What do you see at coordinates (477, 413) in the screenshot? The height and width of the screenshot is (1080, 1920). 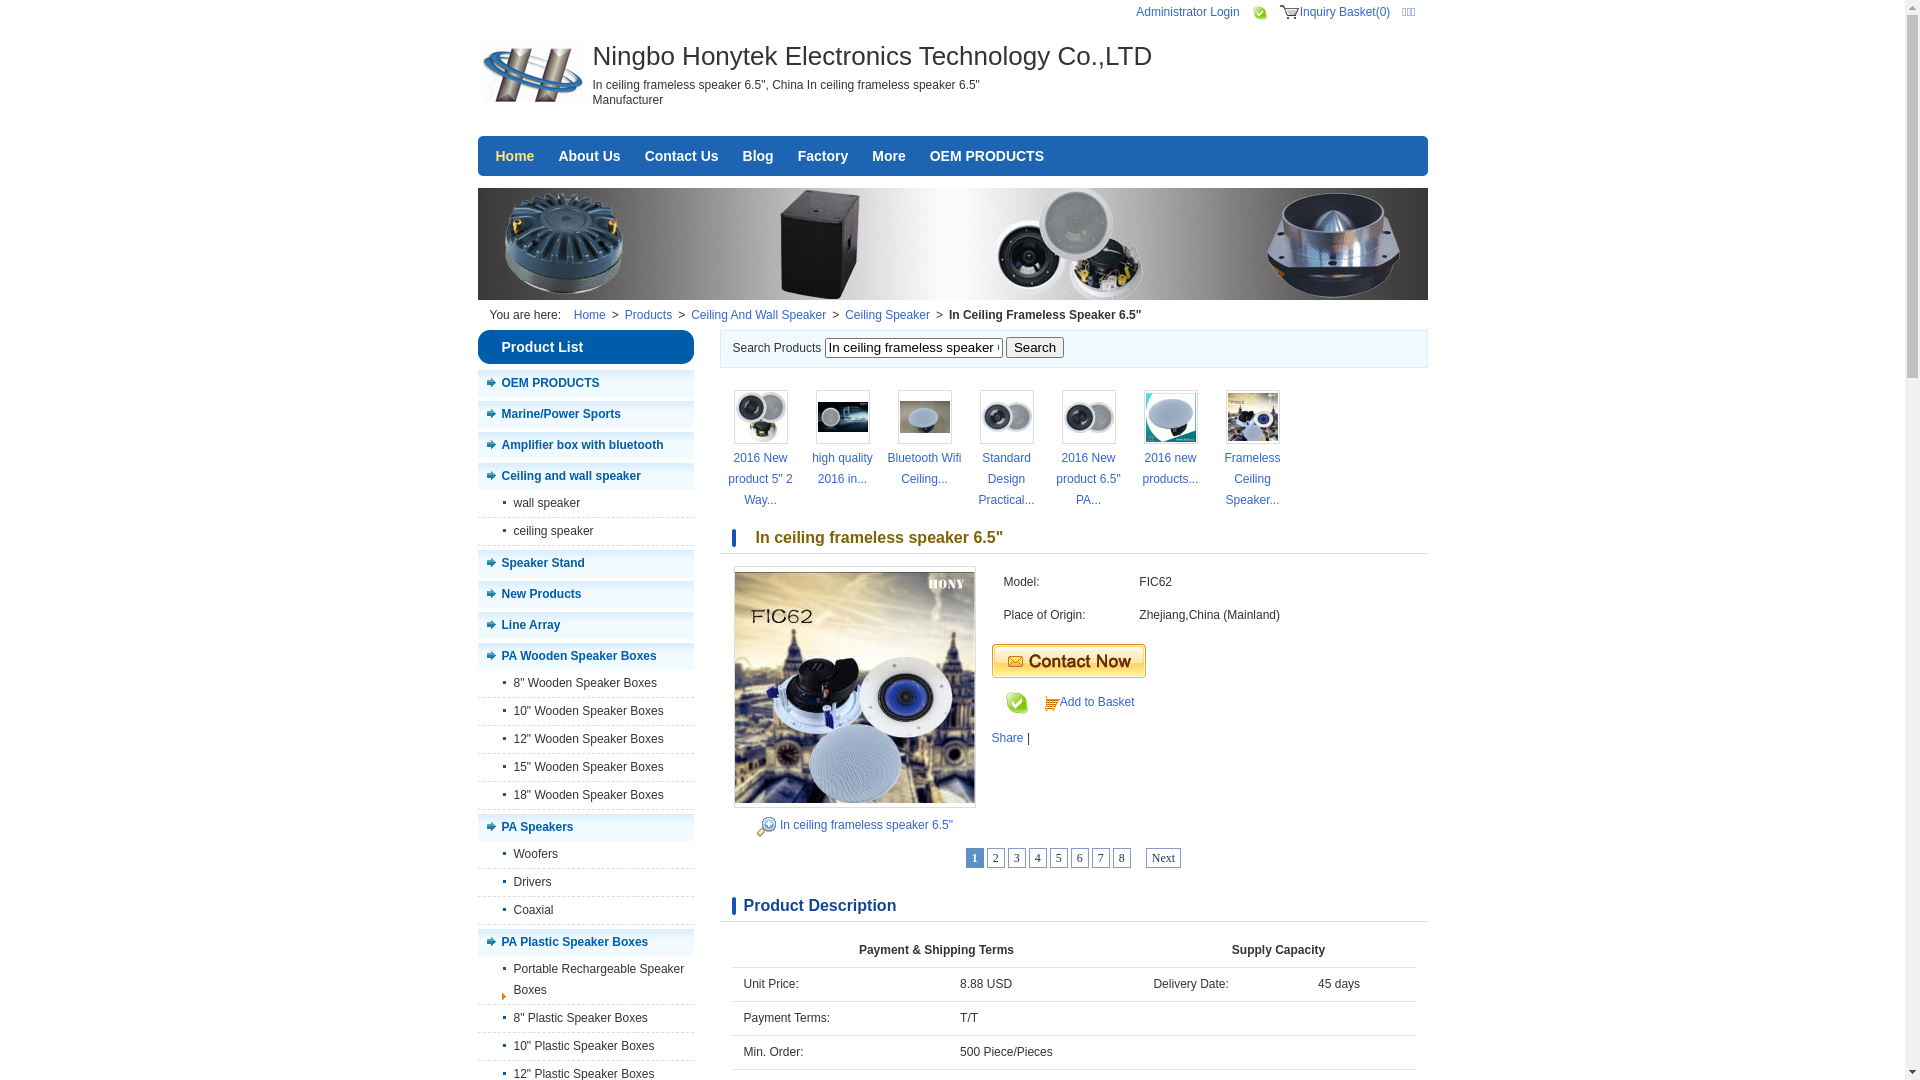 I see `'Marine/Power Sports'` at bounding box center [477, 413].